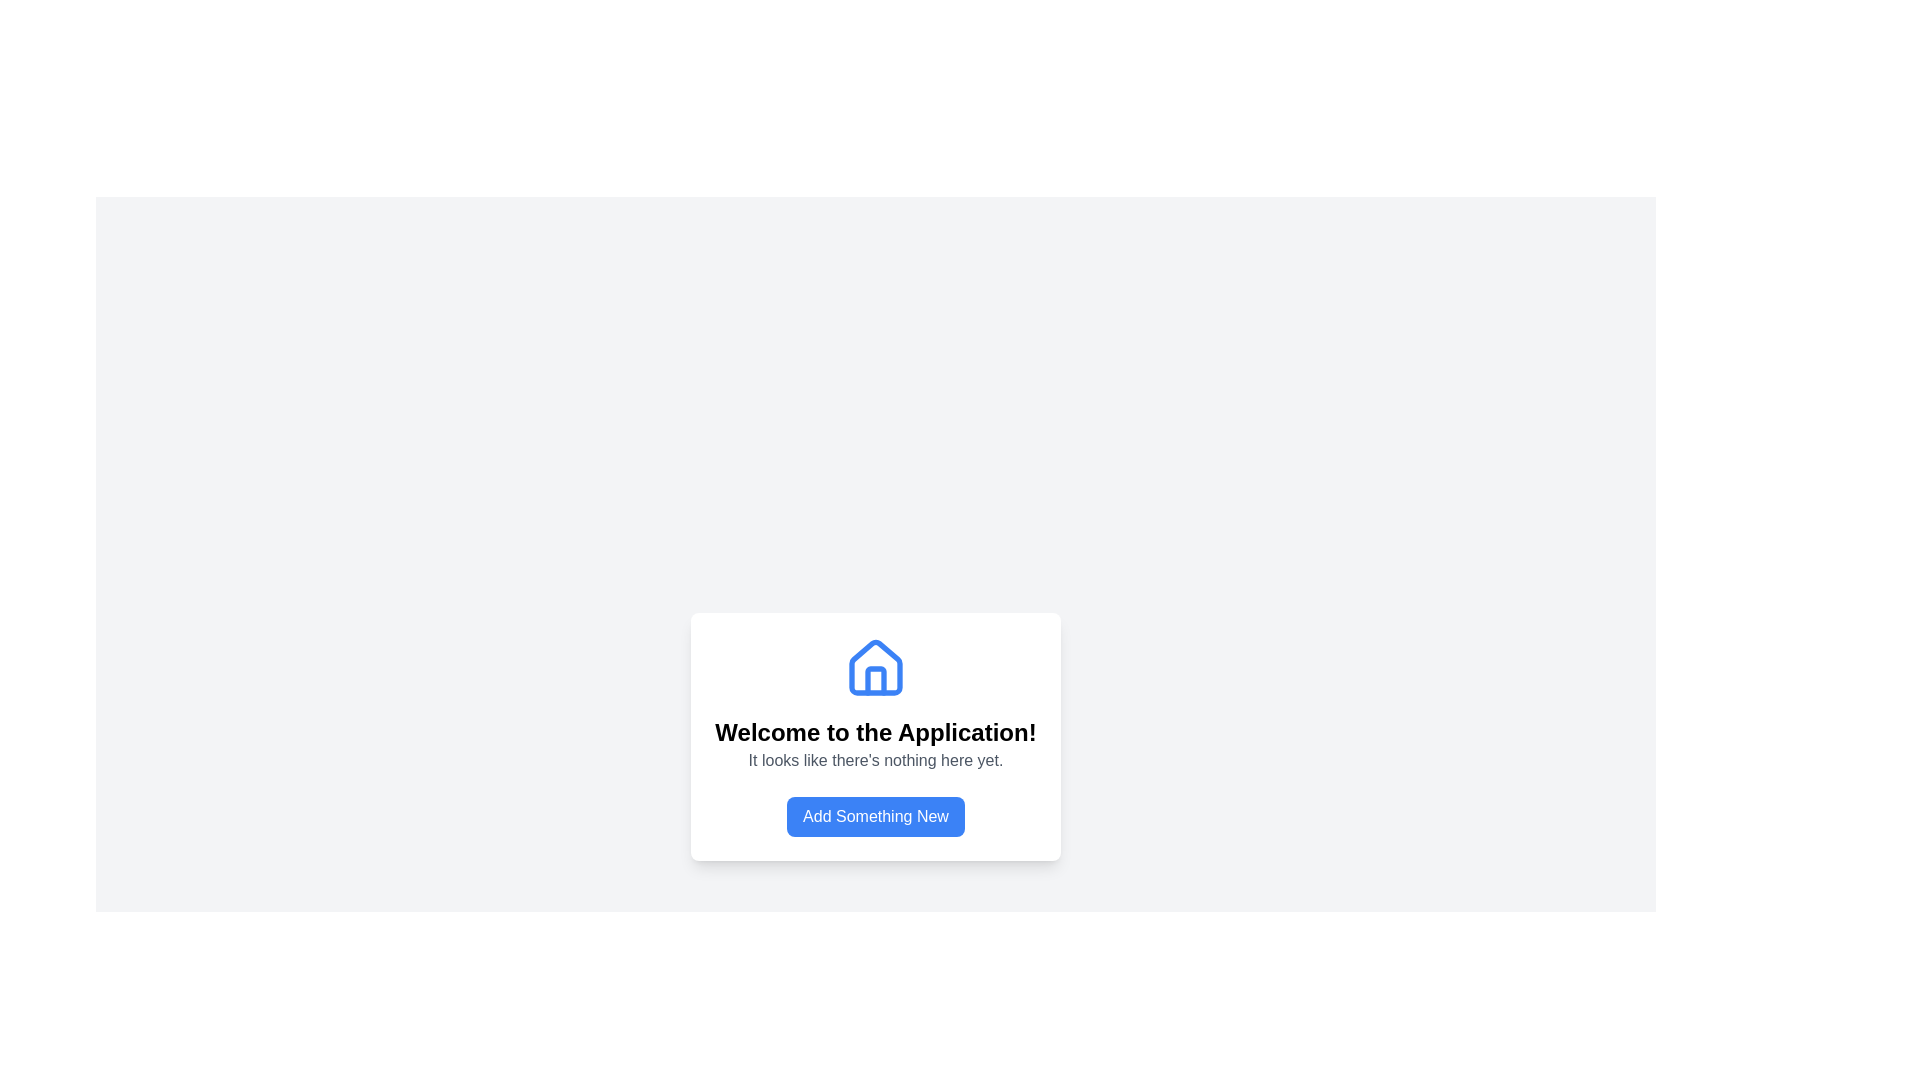  What do you see at coordinates (875, 732) in the screenshot?
I see `the text element that reads 'Welcome to the Application!', which is styled in bold and large font, located prominently within a white, rounded rectangle card` at bounding box center [875, 732].